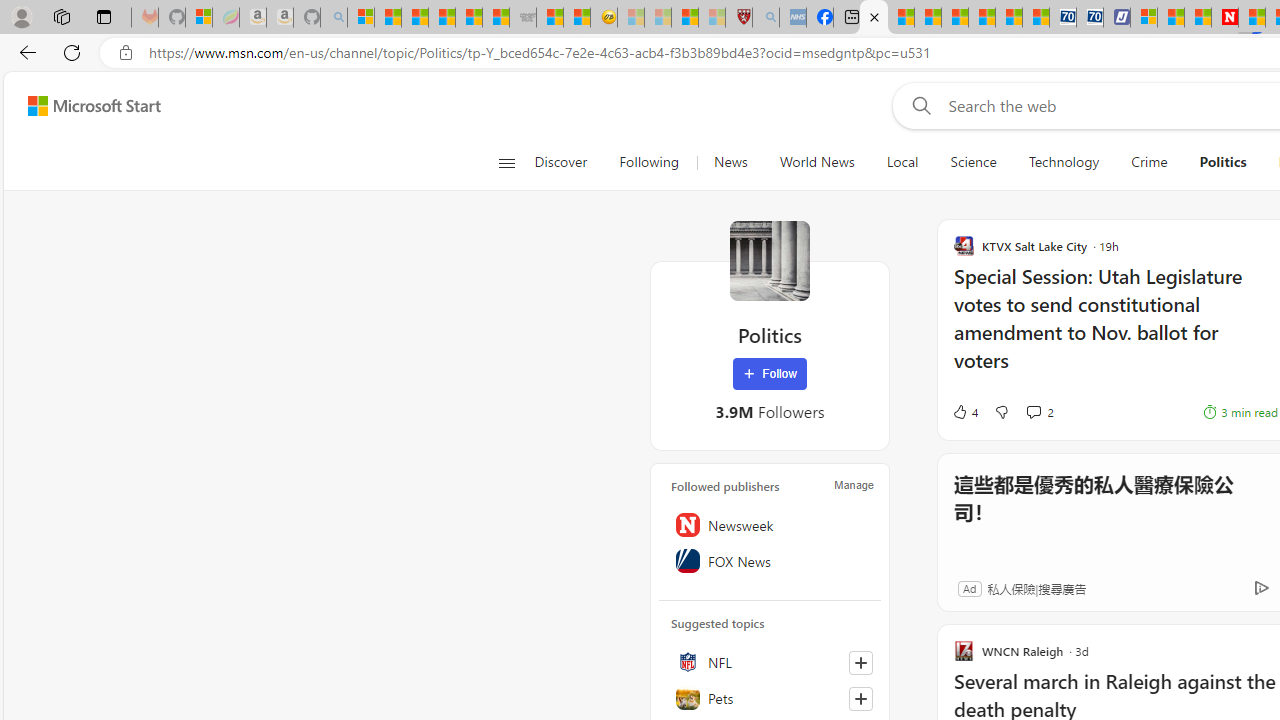 This screenshot has width=1280, height=720. What do you see at coordinates (413, 17) in the screenshot?
I see `'The Weather Channel - MSN'` at bounding box center [413, 17].